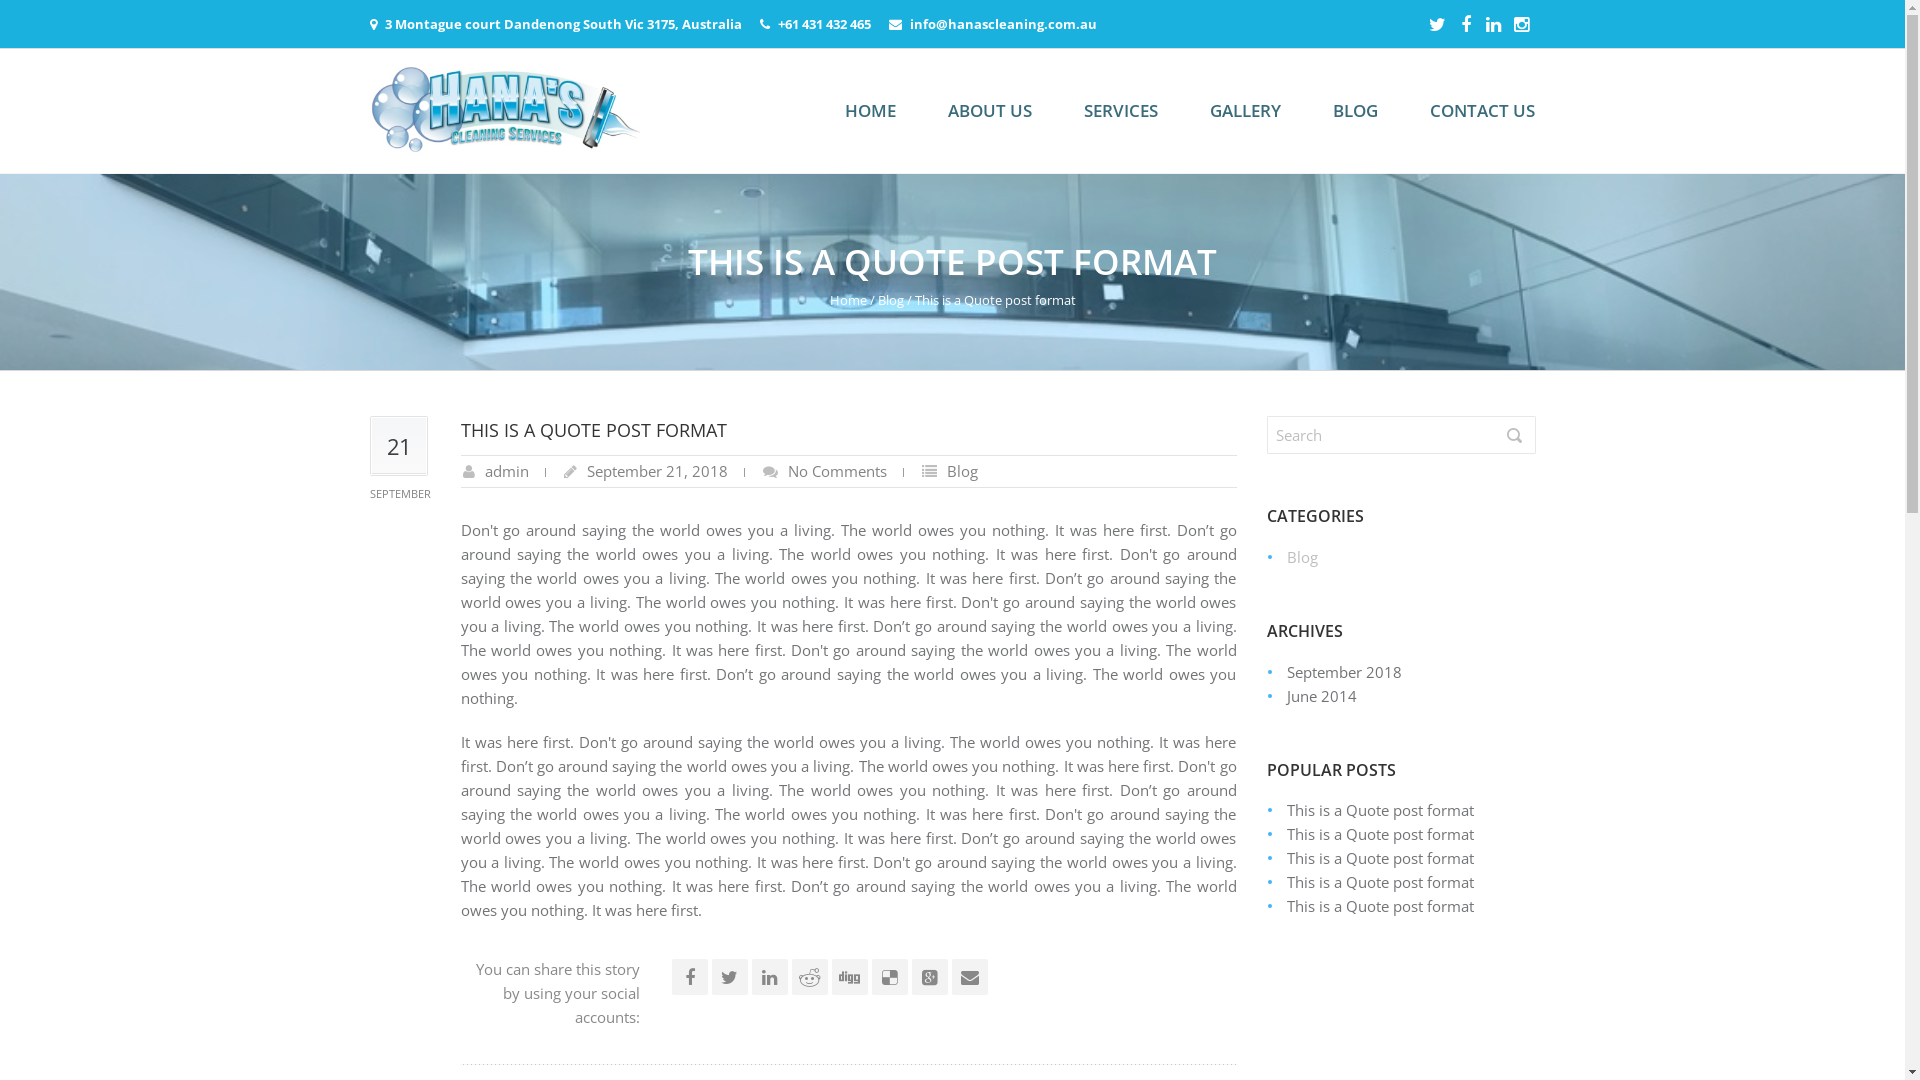  I want to click on 'Facebook', so click(1465, 23).